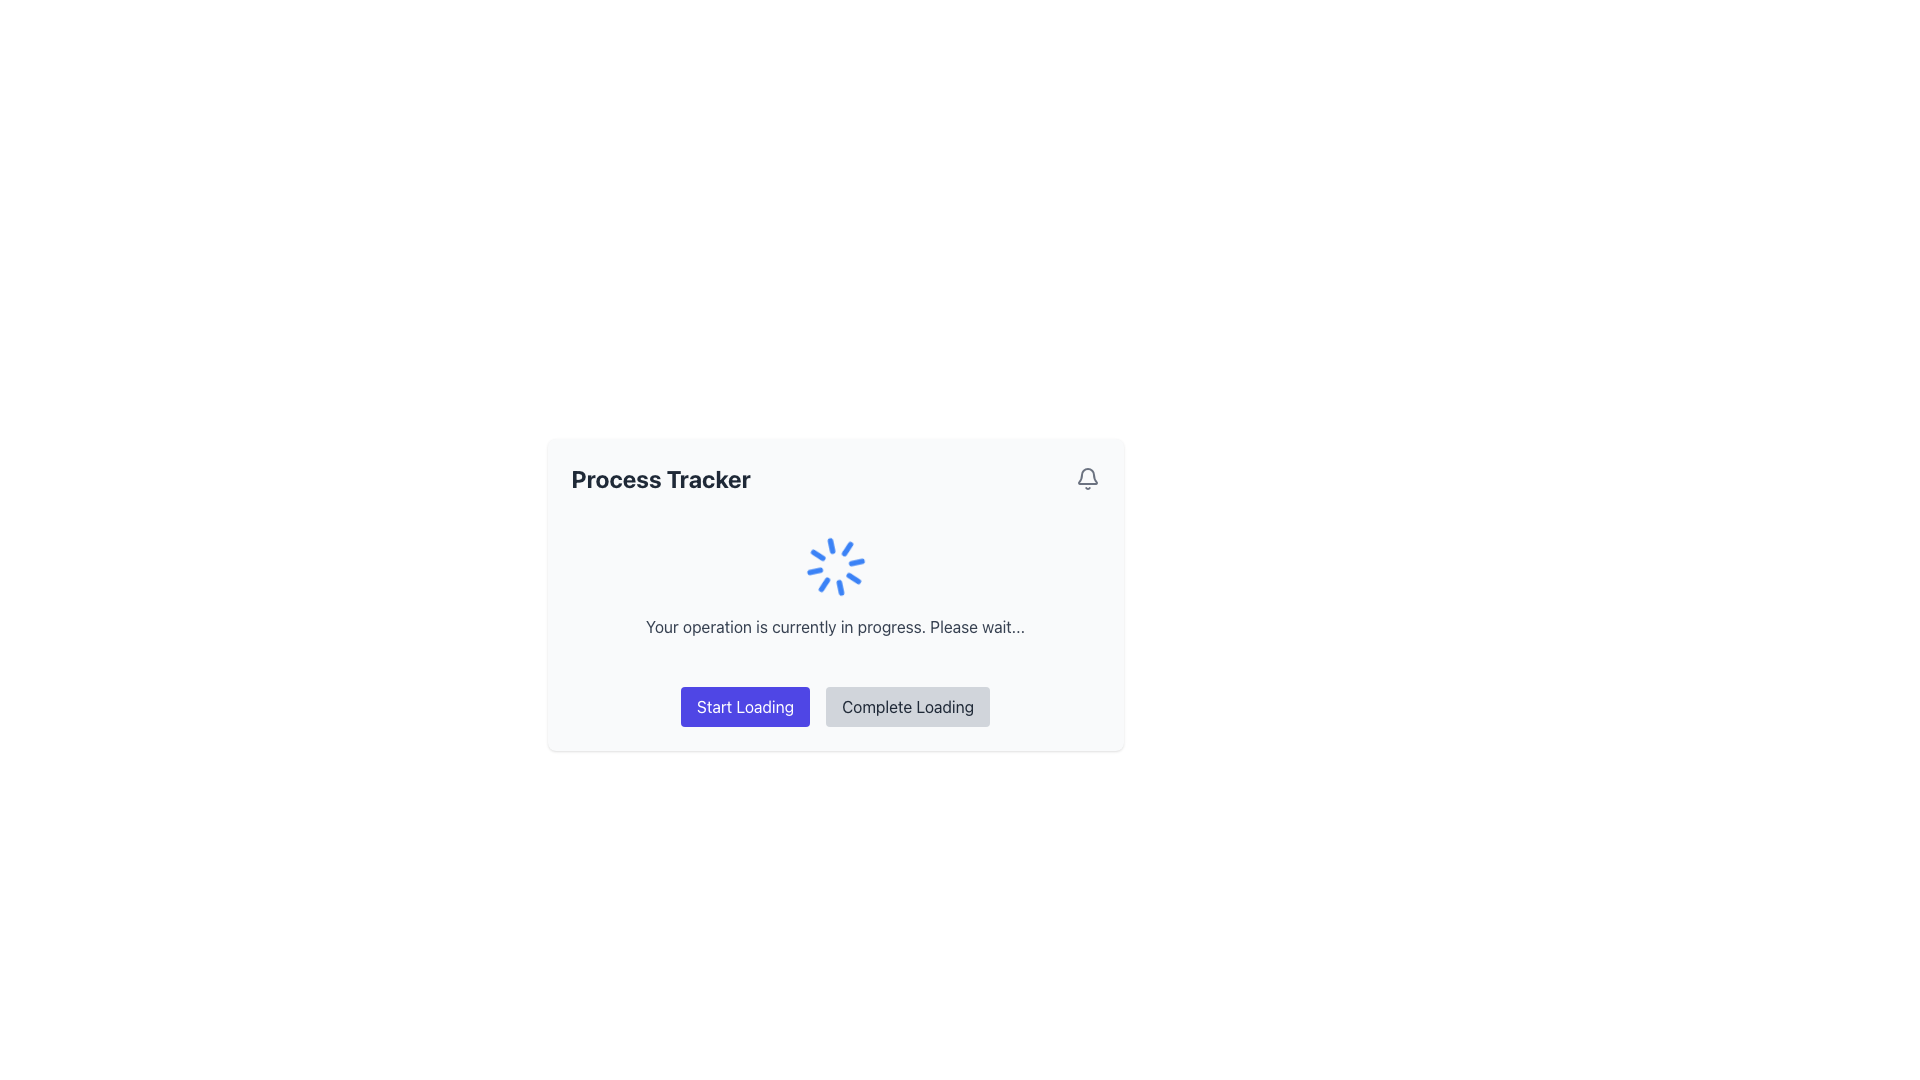 This screenshot has width=1920, height=1080. I want to click on the circular animated Loader icon, which is light blue and indicates loading or processing, located at the center of the user interface, so click(835, 567).